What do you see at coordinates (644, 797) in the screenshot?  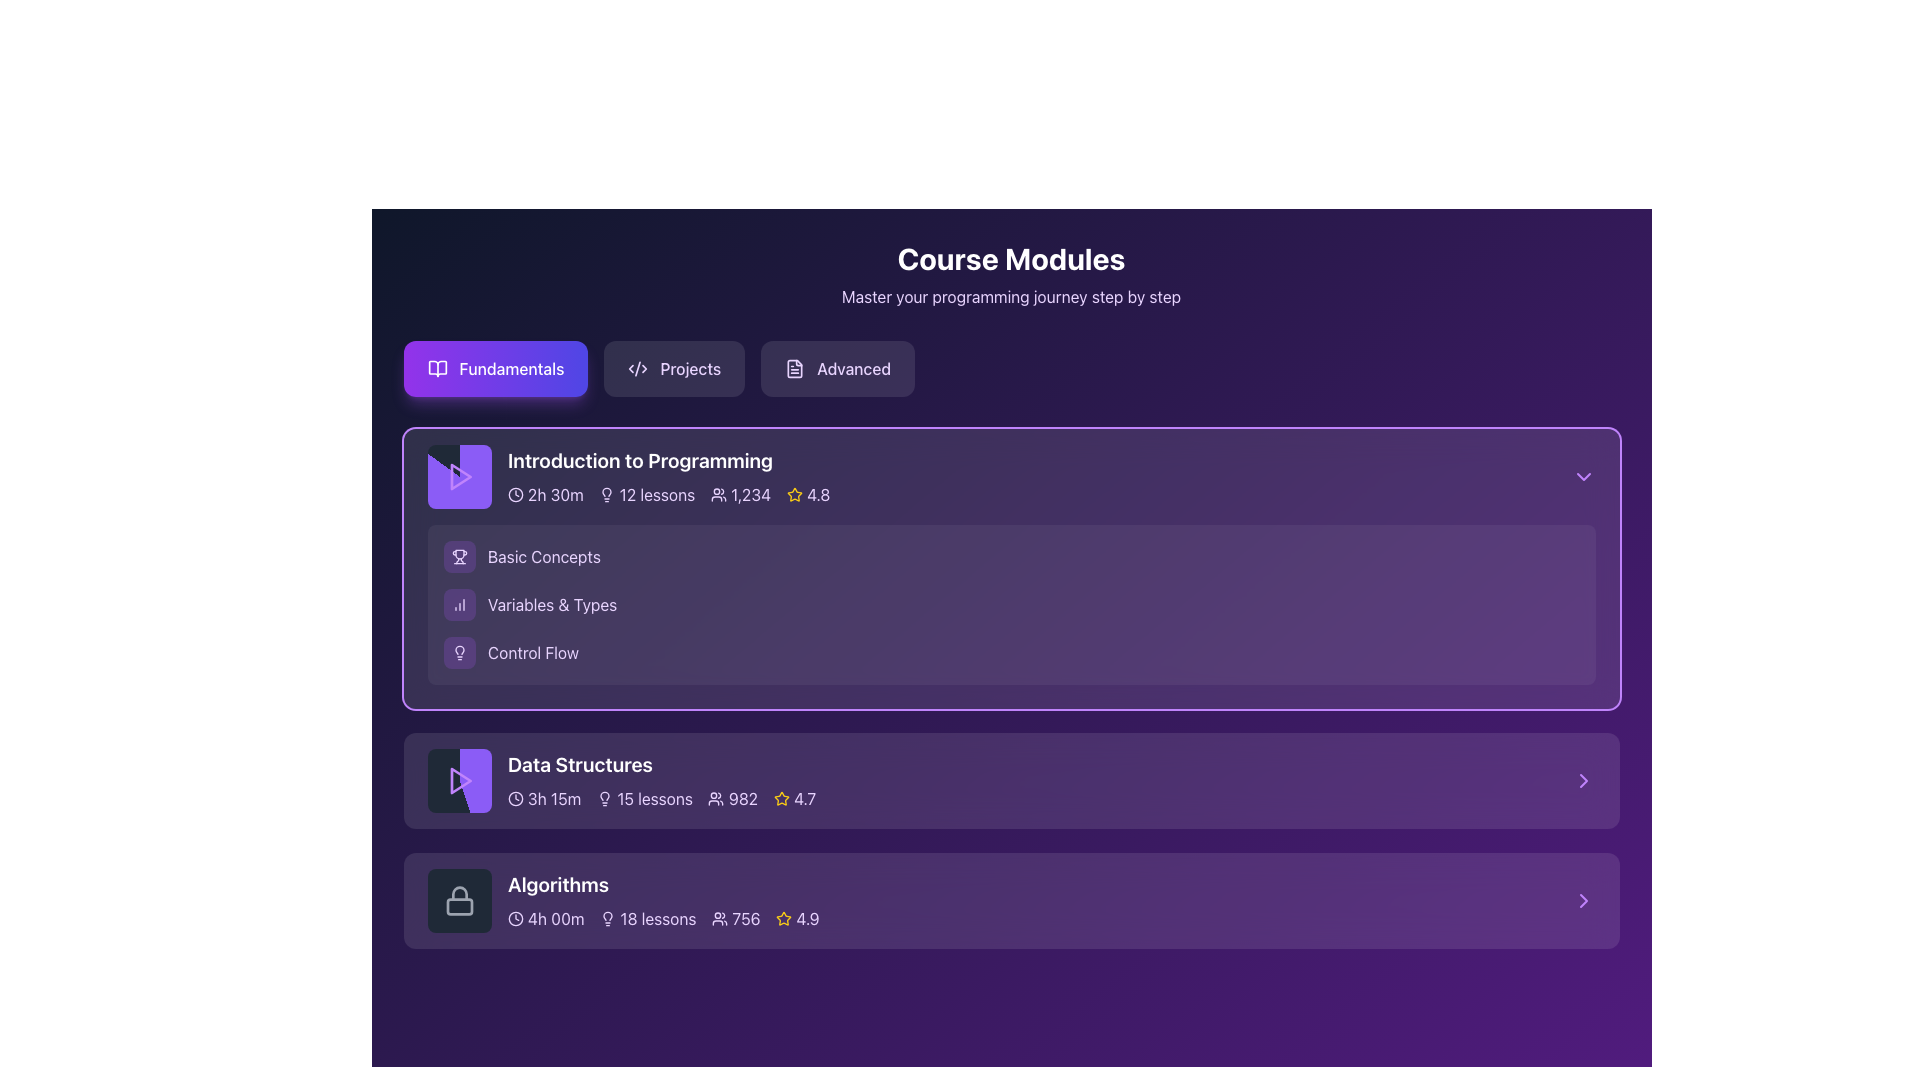 I see `the text label displaying the number of lessons in the 'Data Structures' module, which is located between the duration label and the participants count in the metadata row` at bounding box center [644, 797].